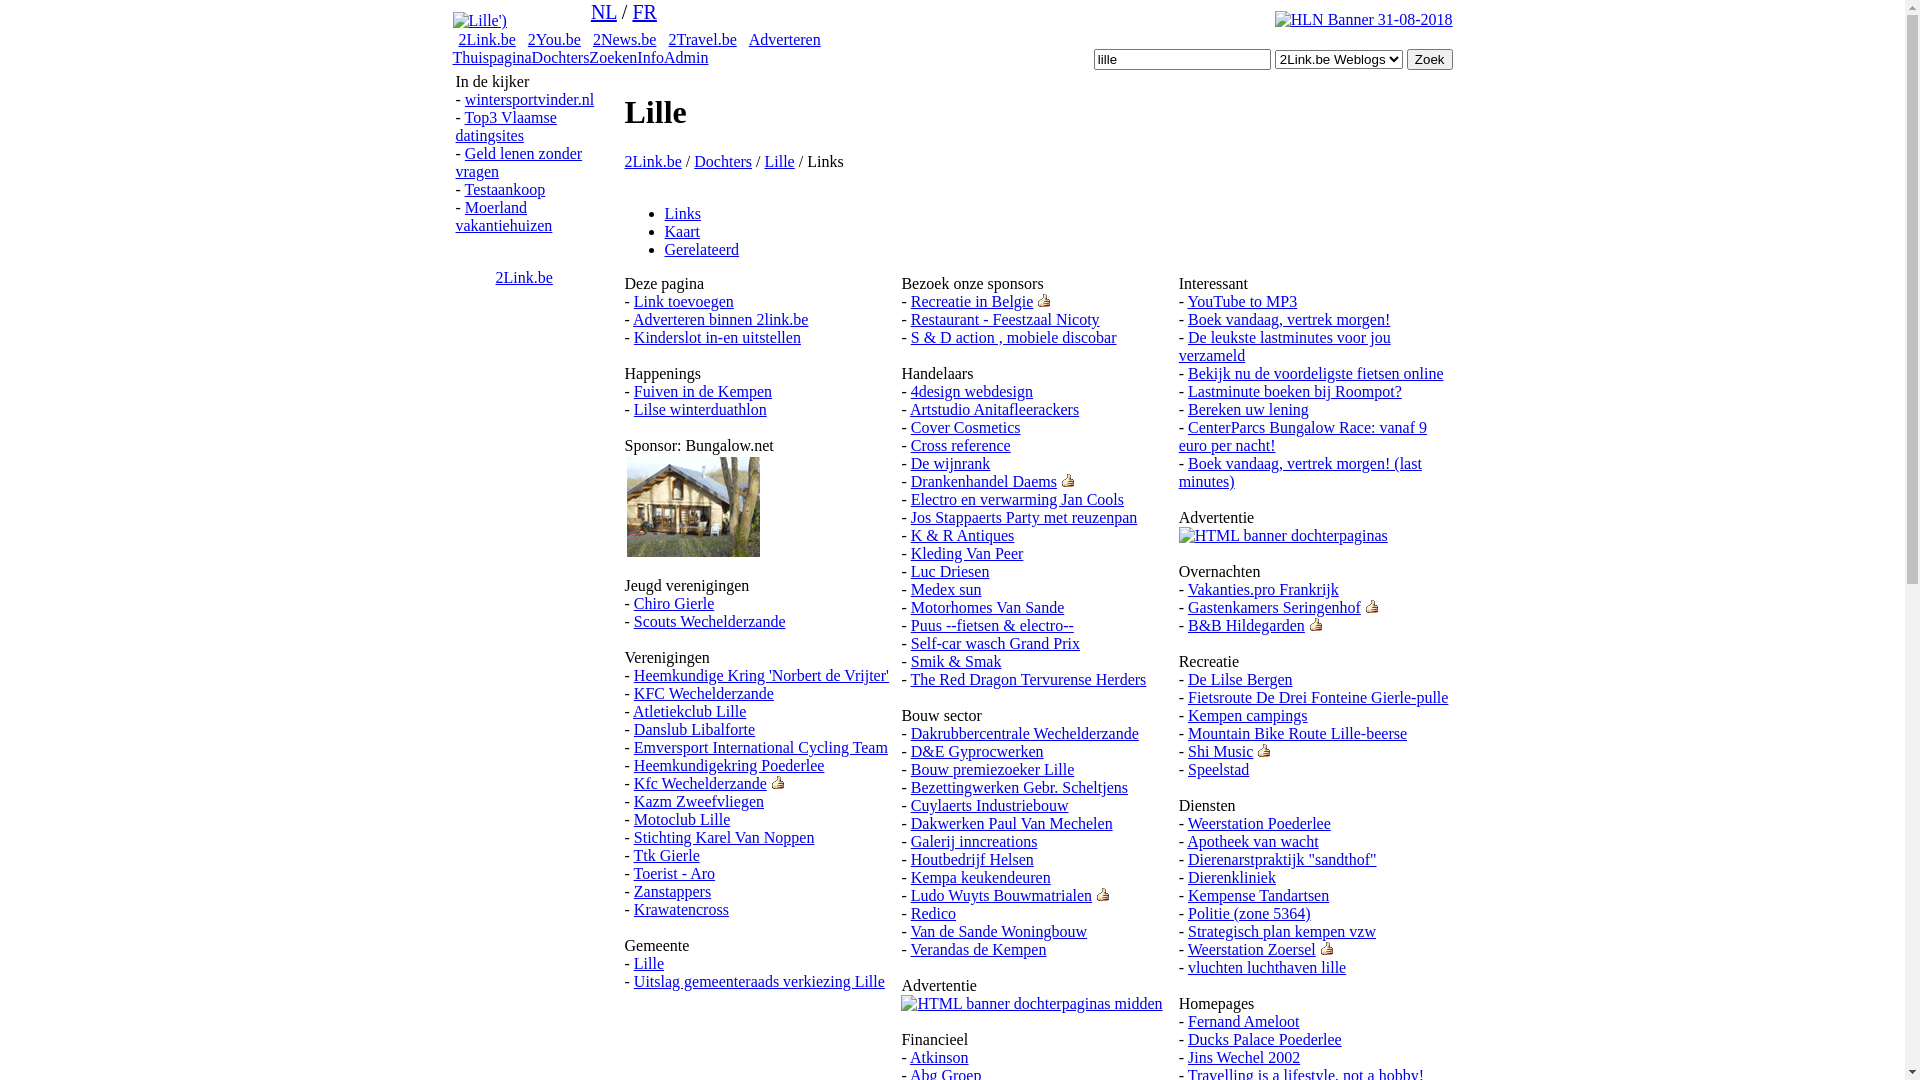  Describe the element at coordinates (960, 444) in the screenshot. I see `'Cross reference'` at that location.